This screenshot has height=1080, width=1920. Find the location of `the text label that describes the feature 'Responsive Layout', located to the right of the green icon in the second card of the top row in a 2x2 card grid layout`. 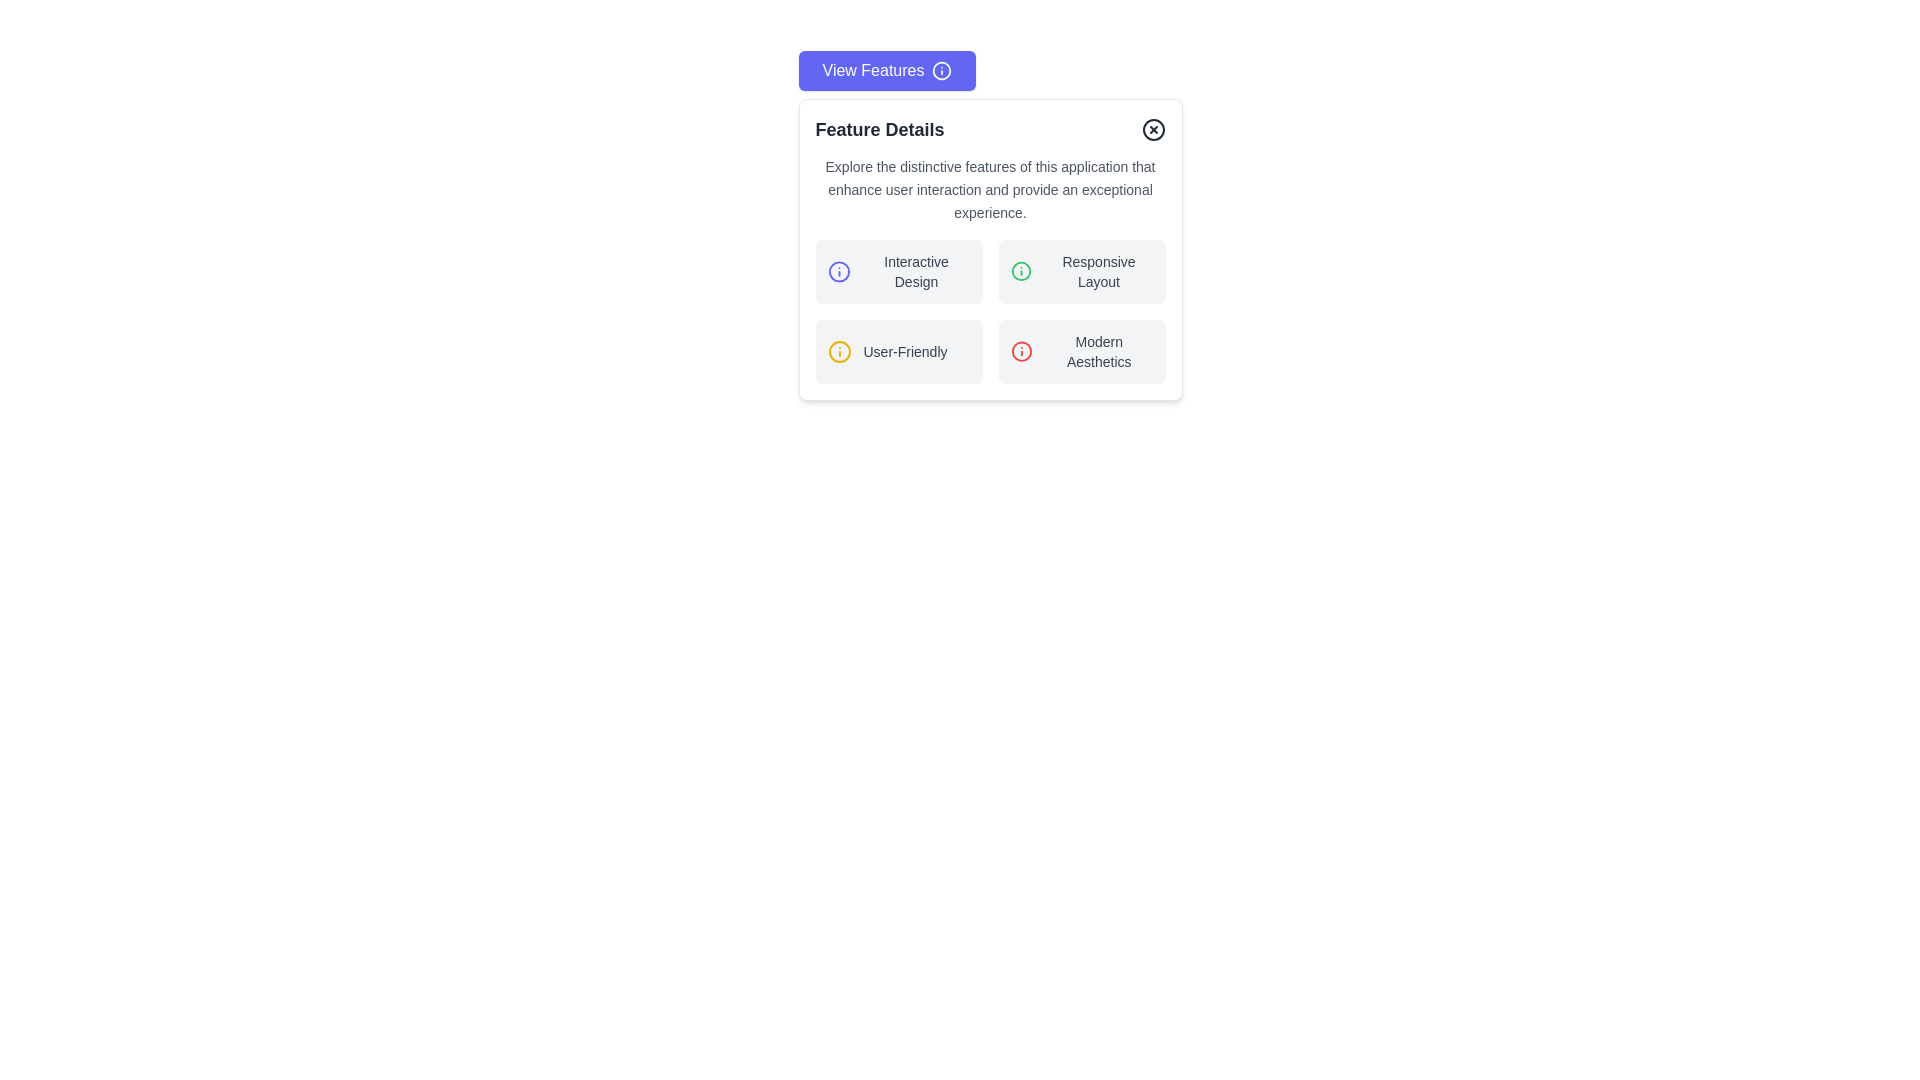

the text label that describes the feature 'Responsive Layout', located to the right of the green icon in the second card of the top row in a 2x2 card grid layout is located at coordinates (1098, 272).